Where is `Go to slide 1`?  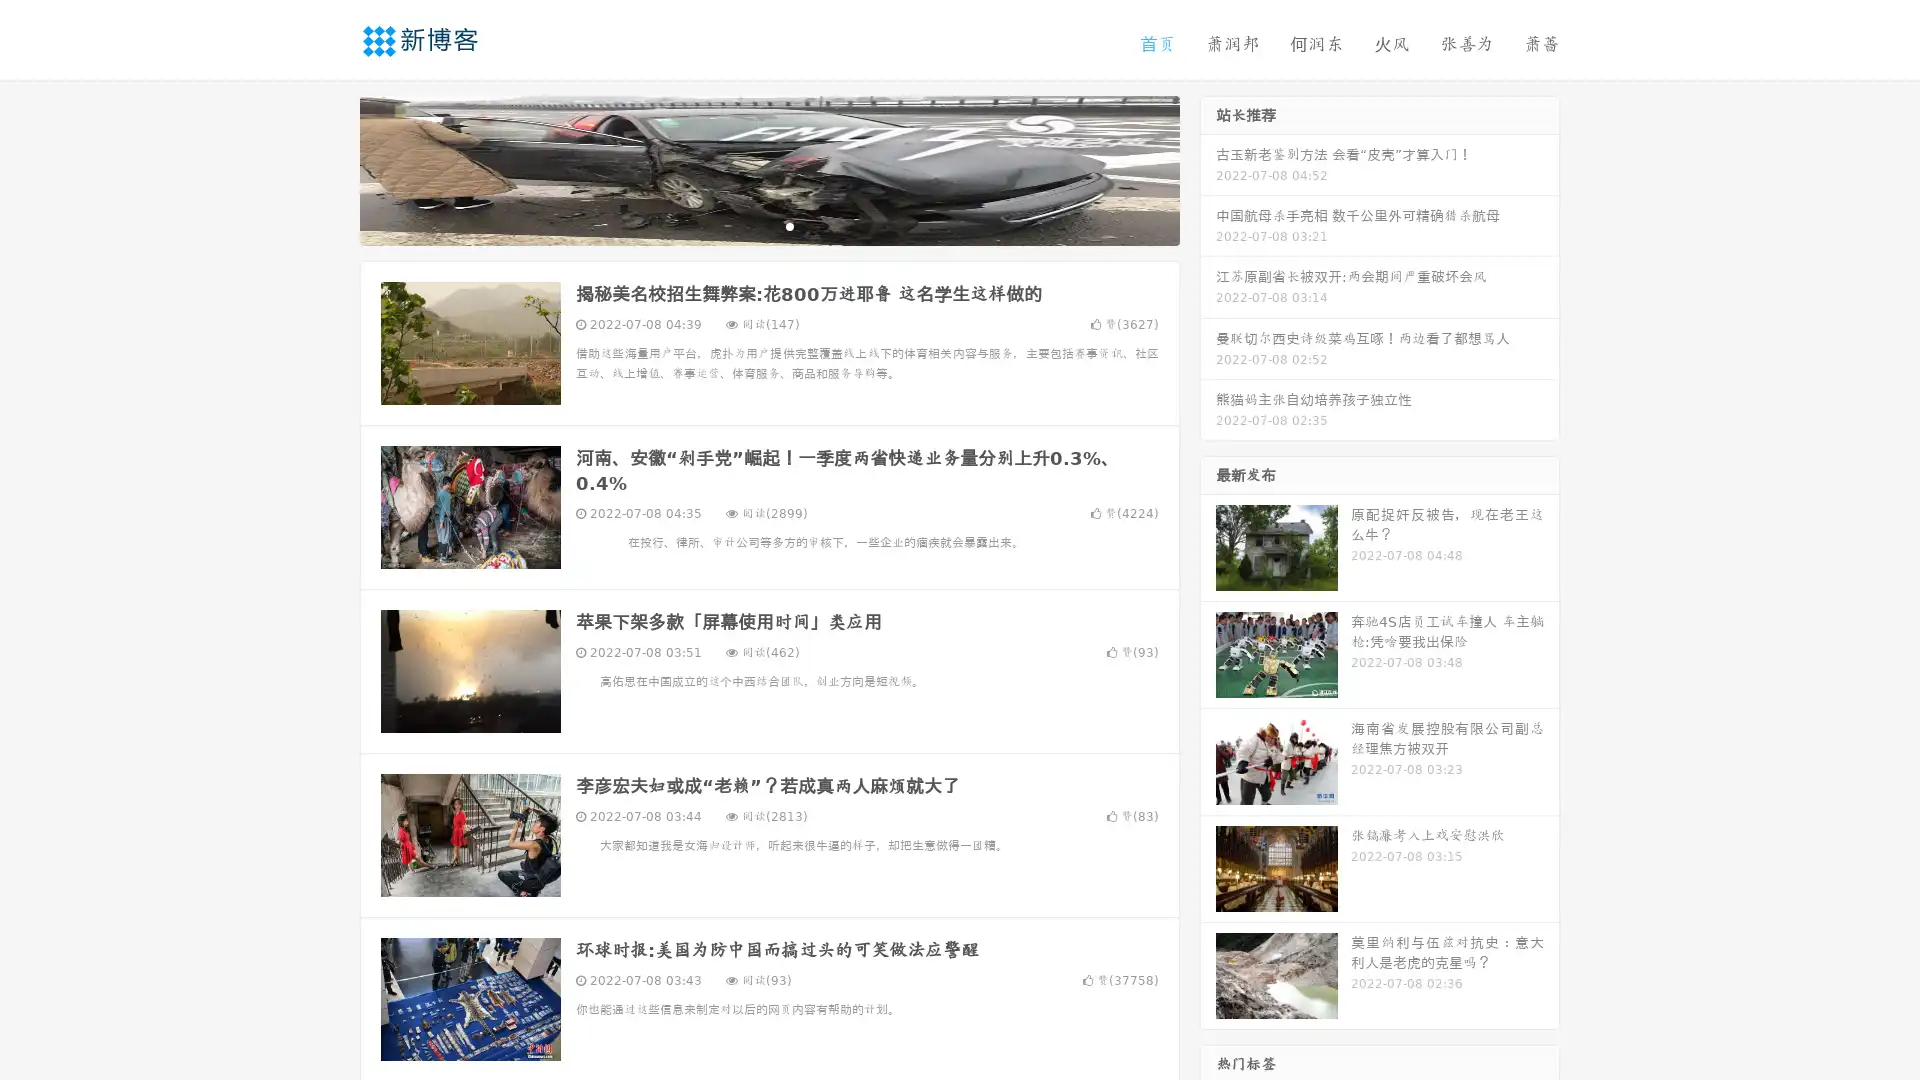 Go to slide 1 is located at coordinates (748, 225).